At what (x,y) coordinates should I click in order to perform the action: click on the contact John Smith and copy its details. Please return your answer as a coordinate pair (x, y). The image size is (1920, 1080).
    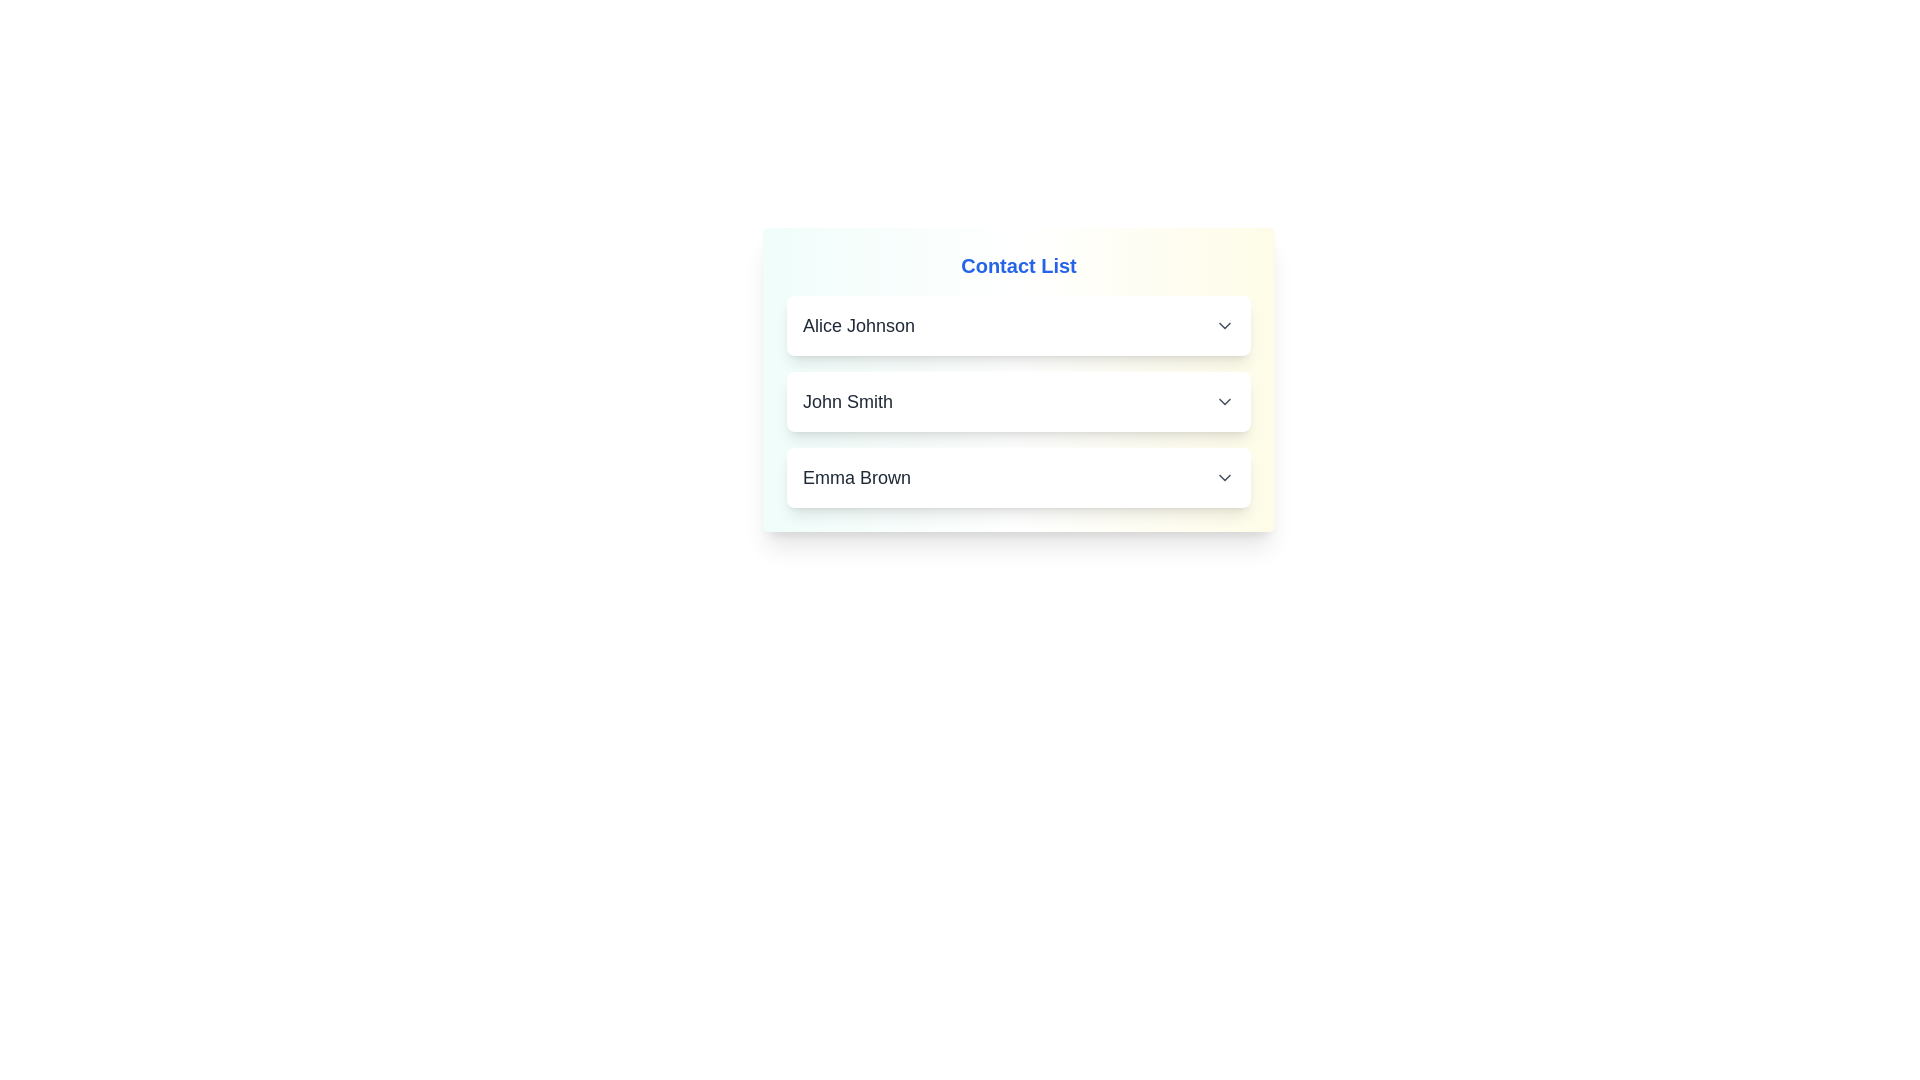
    Looking at the image, I should click on (1018, 401).